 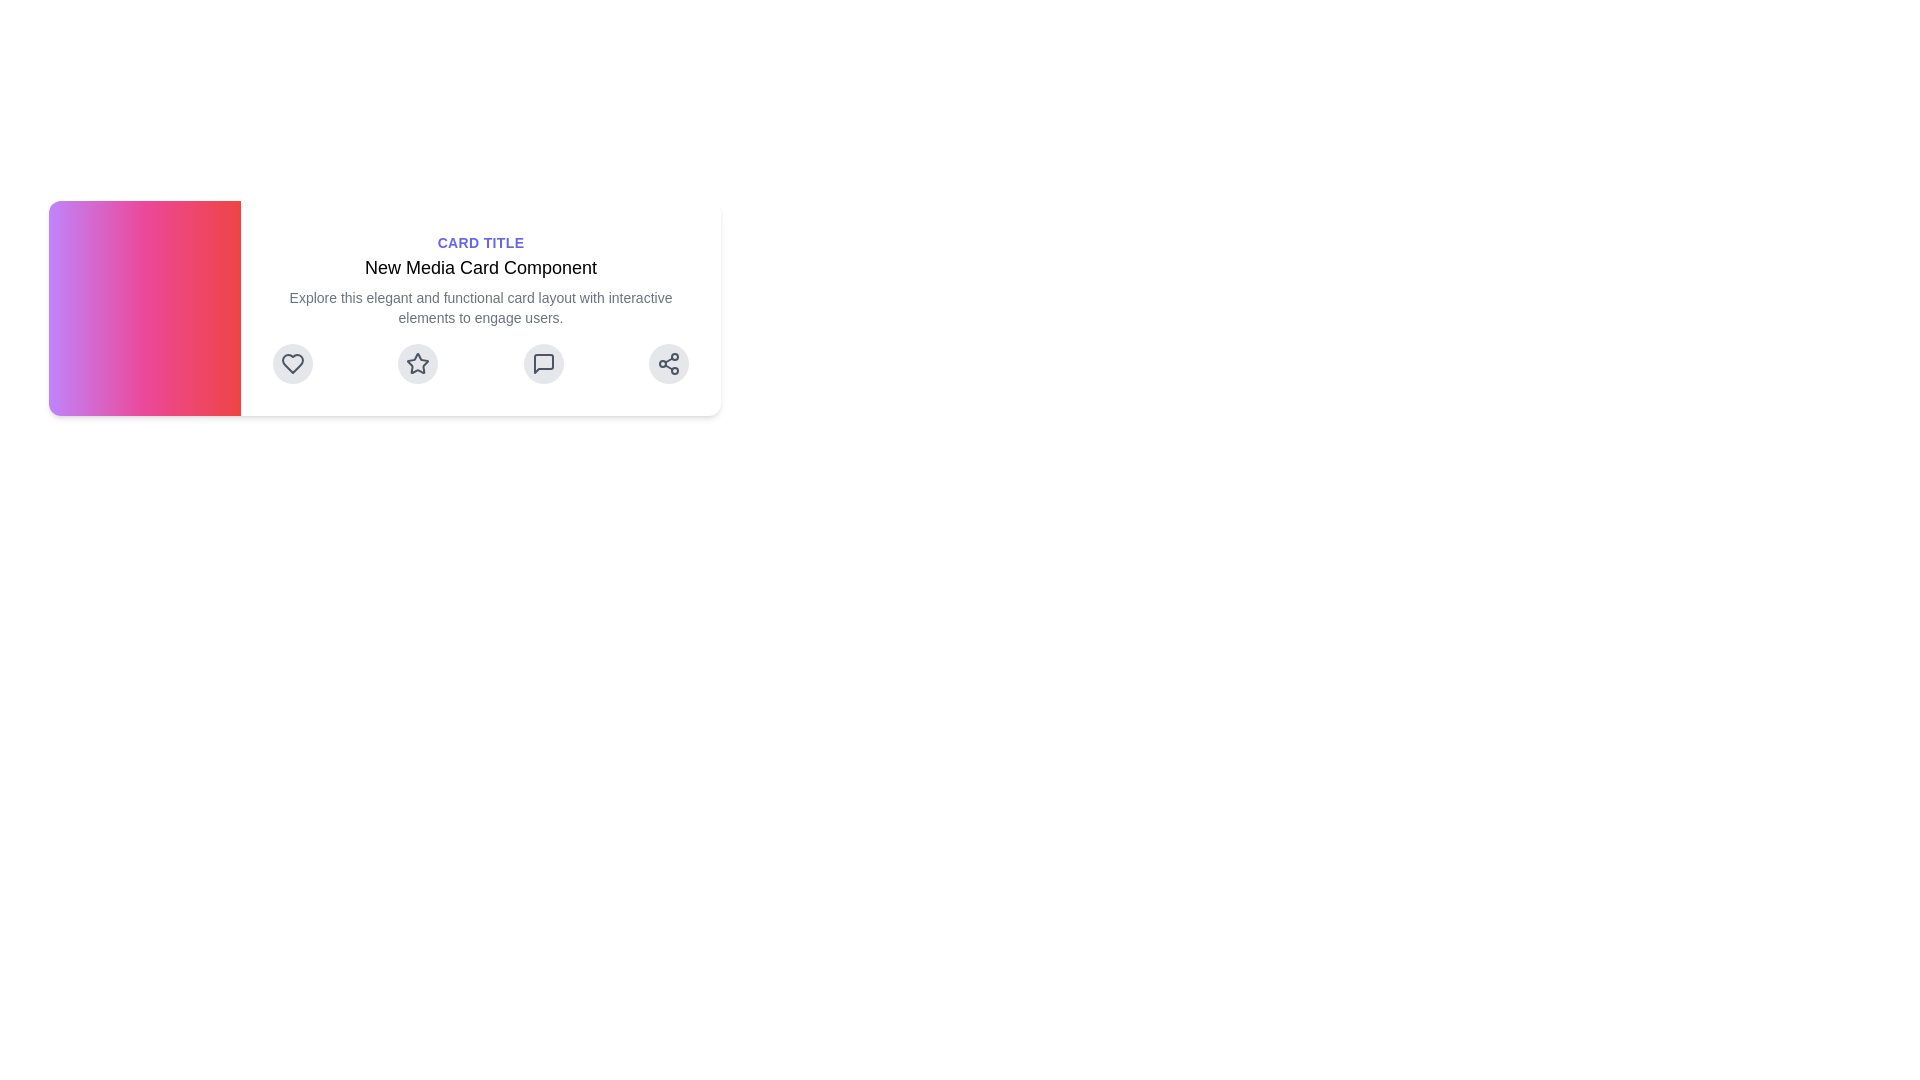 What do you see at coordinates (668, 363) in the screenshot?
I see `the circular share button with a soft gray background and a share symbol to initiate the sharing action` at bounding box center [668, 363].